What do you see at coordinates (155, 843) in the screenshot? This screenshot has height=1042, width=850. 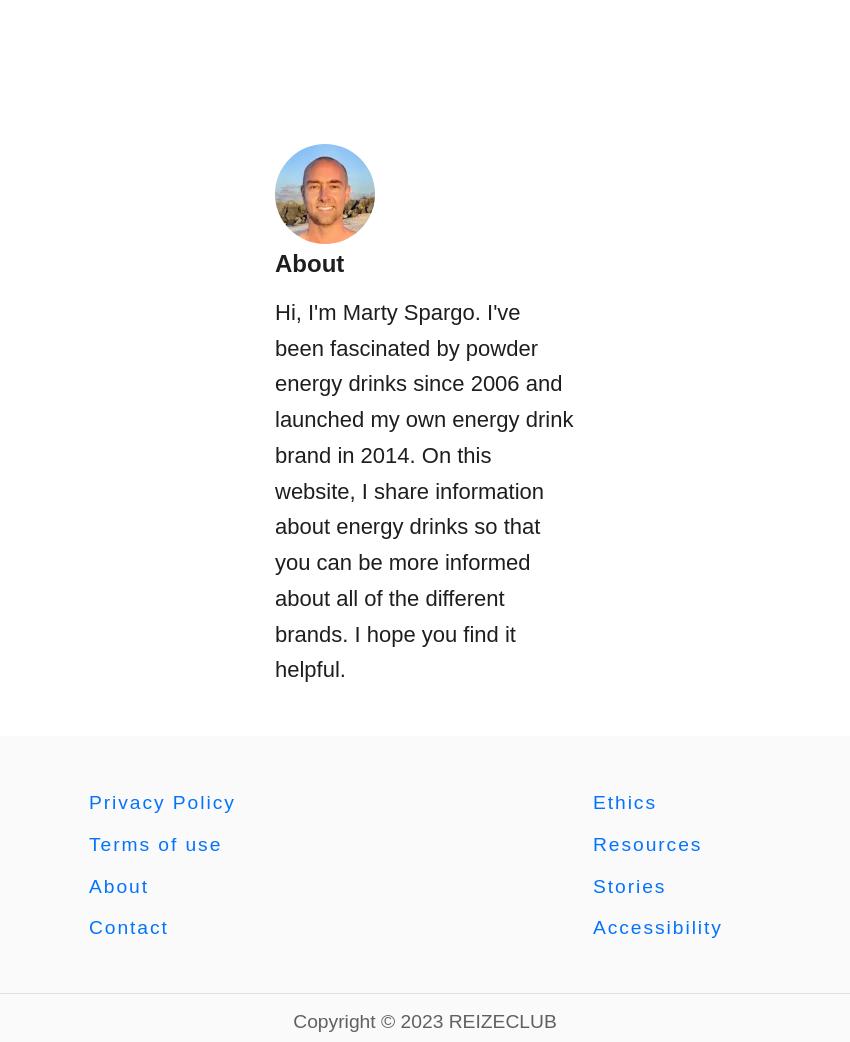 I see `'Terms of use'` at bounding box center [155, 843].